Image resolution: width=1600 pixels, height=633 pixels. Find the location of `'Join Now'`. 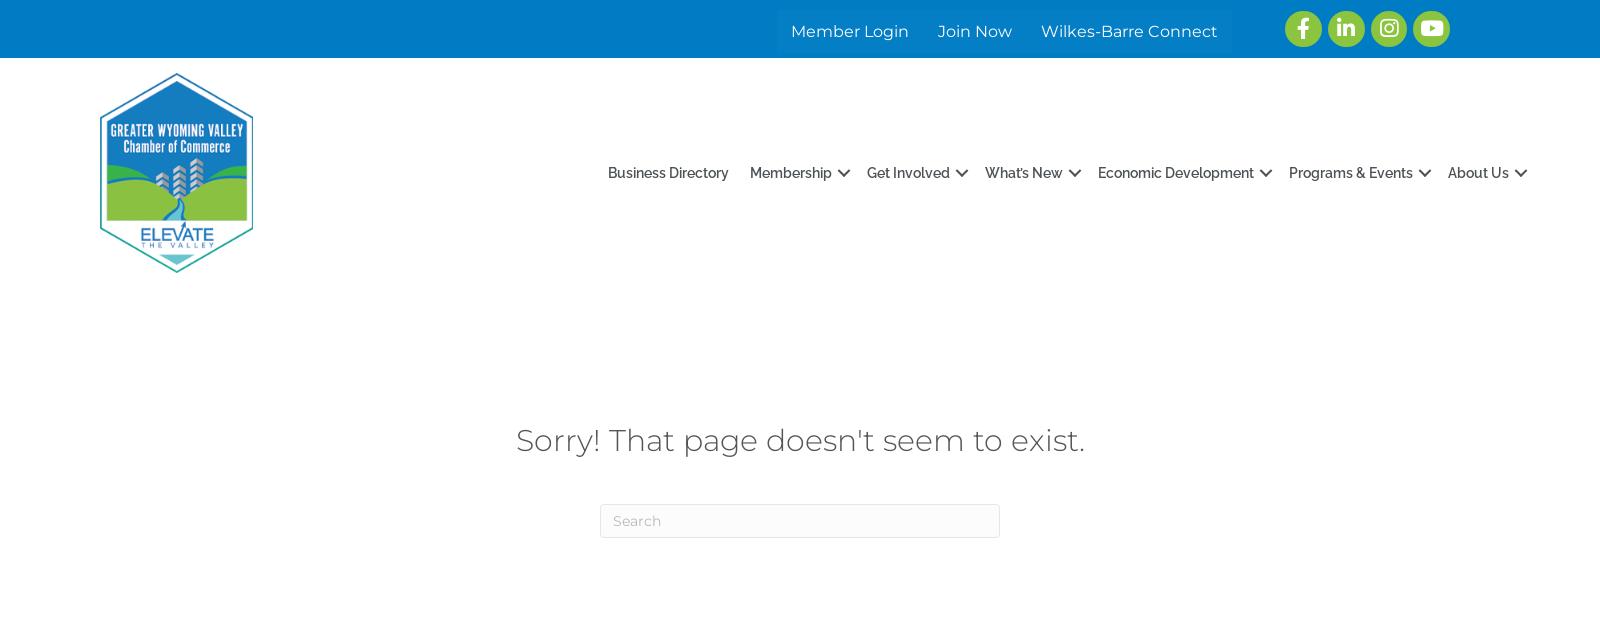

'Join Now' is located at coordinates (937, 30).